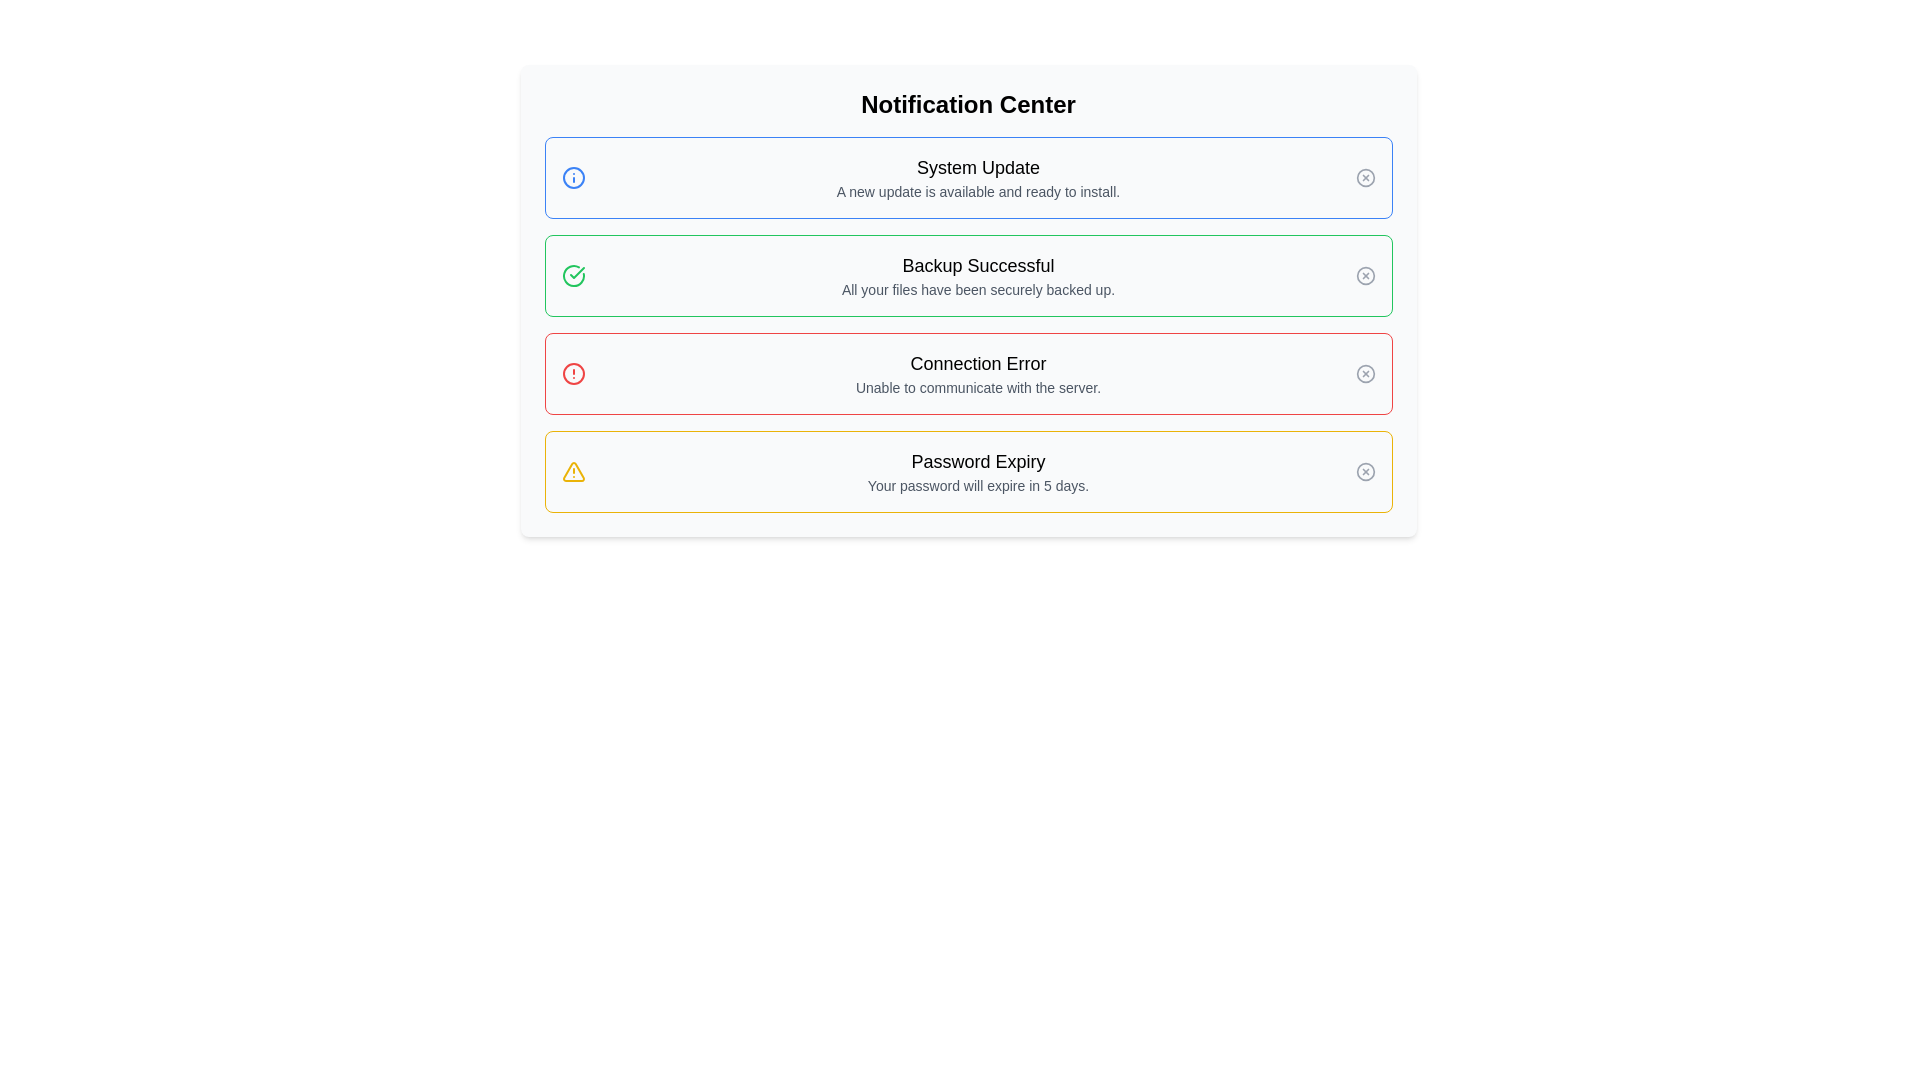  Describe the element at coordinates (1364, 374) in the screenshot. I see `the circular close icon with a cross mark located in the top-right corner of the 'Connection Error' notification card` at that location.